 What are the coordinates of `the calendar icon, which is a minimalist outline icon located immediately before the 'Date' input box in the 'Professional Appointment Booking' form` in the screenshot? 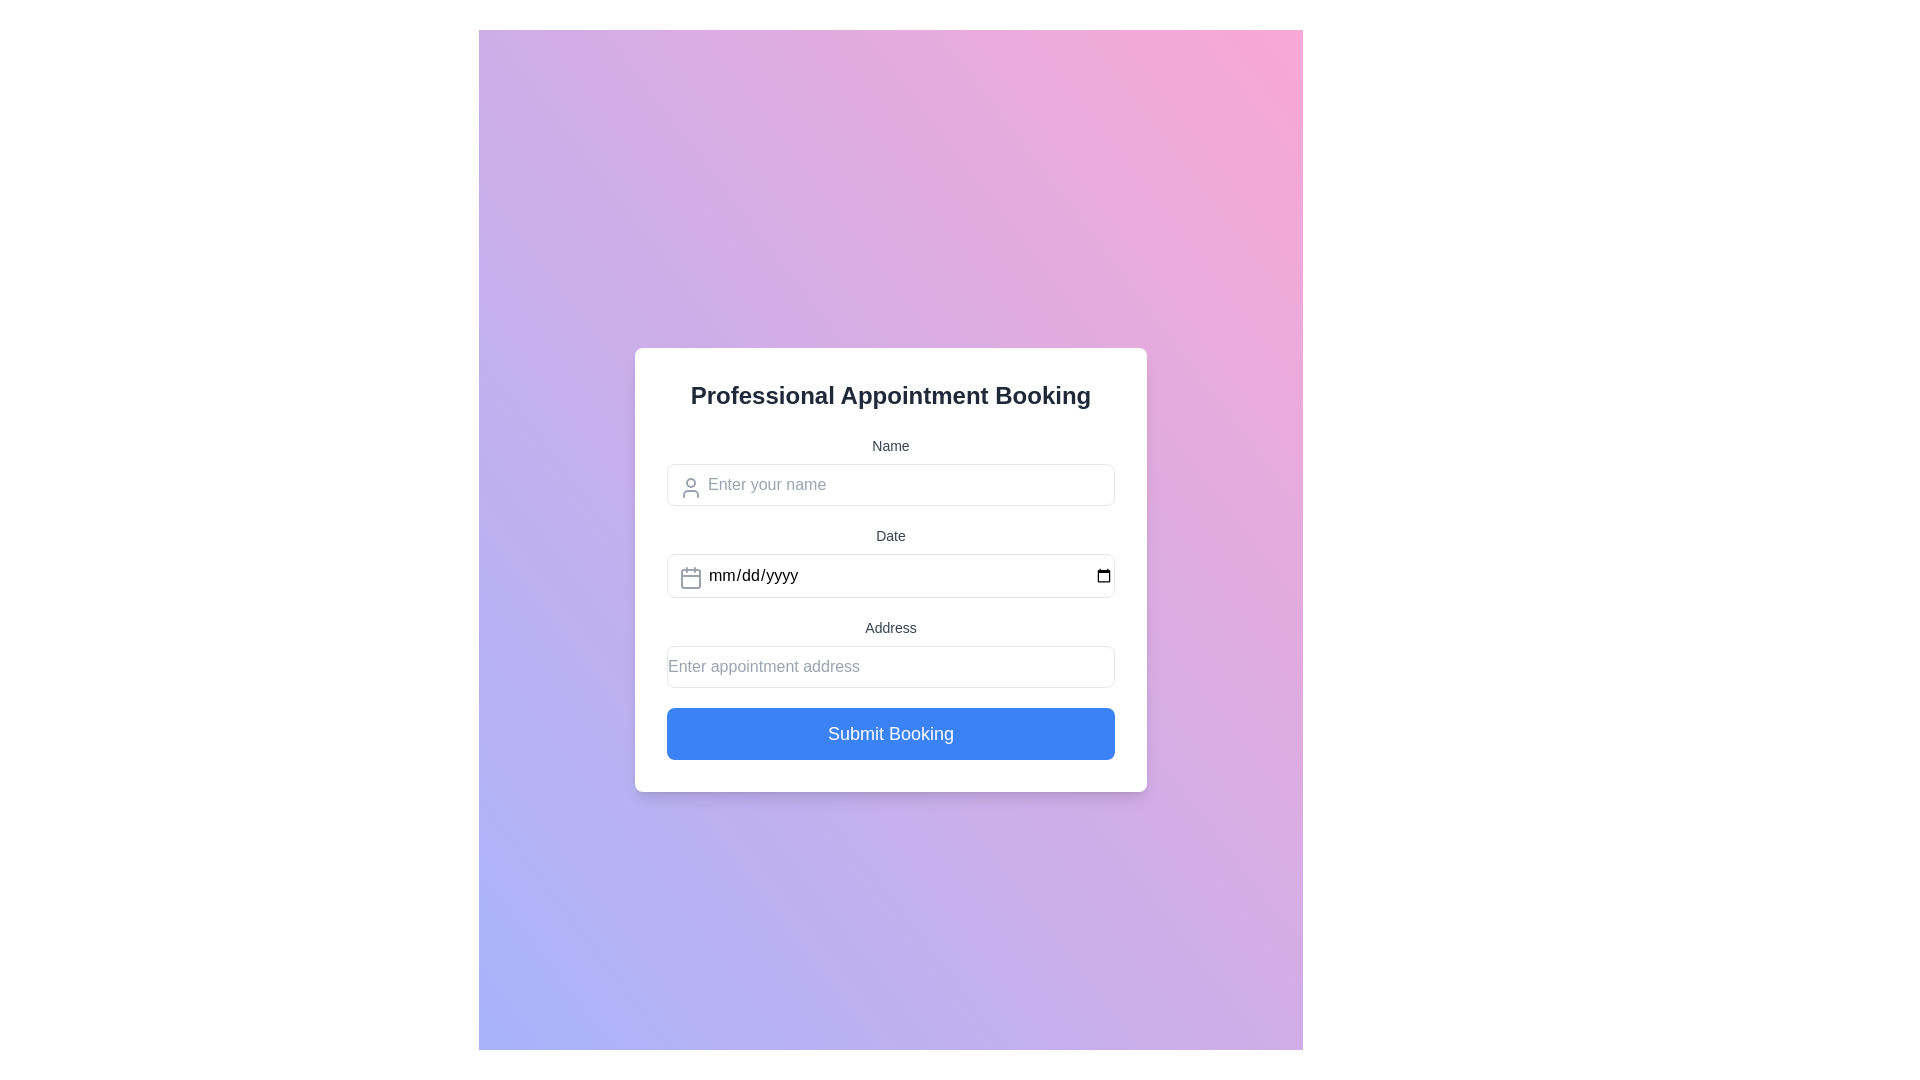 It's located at (691, 578).